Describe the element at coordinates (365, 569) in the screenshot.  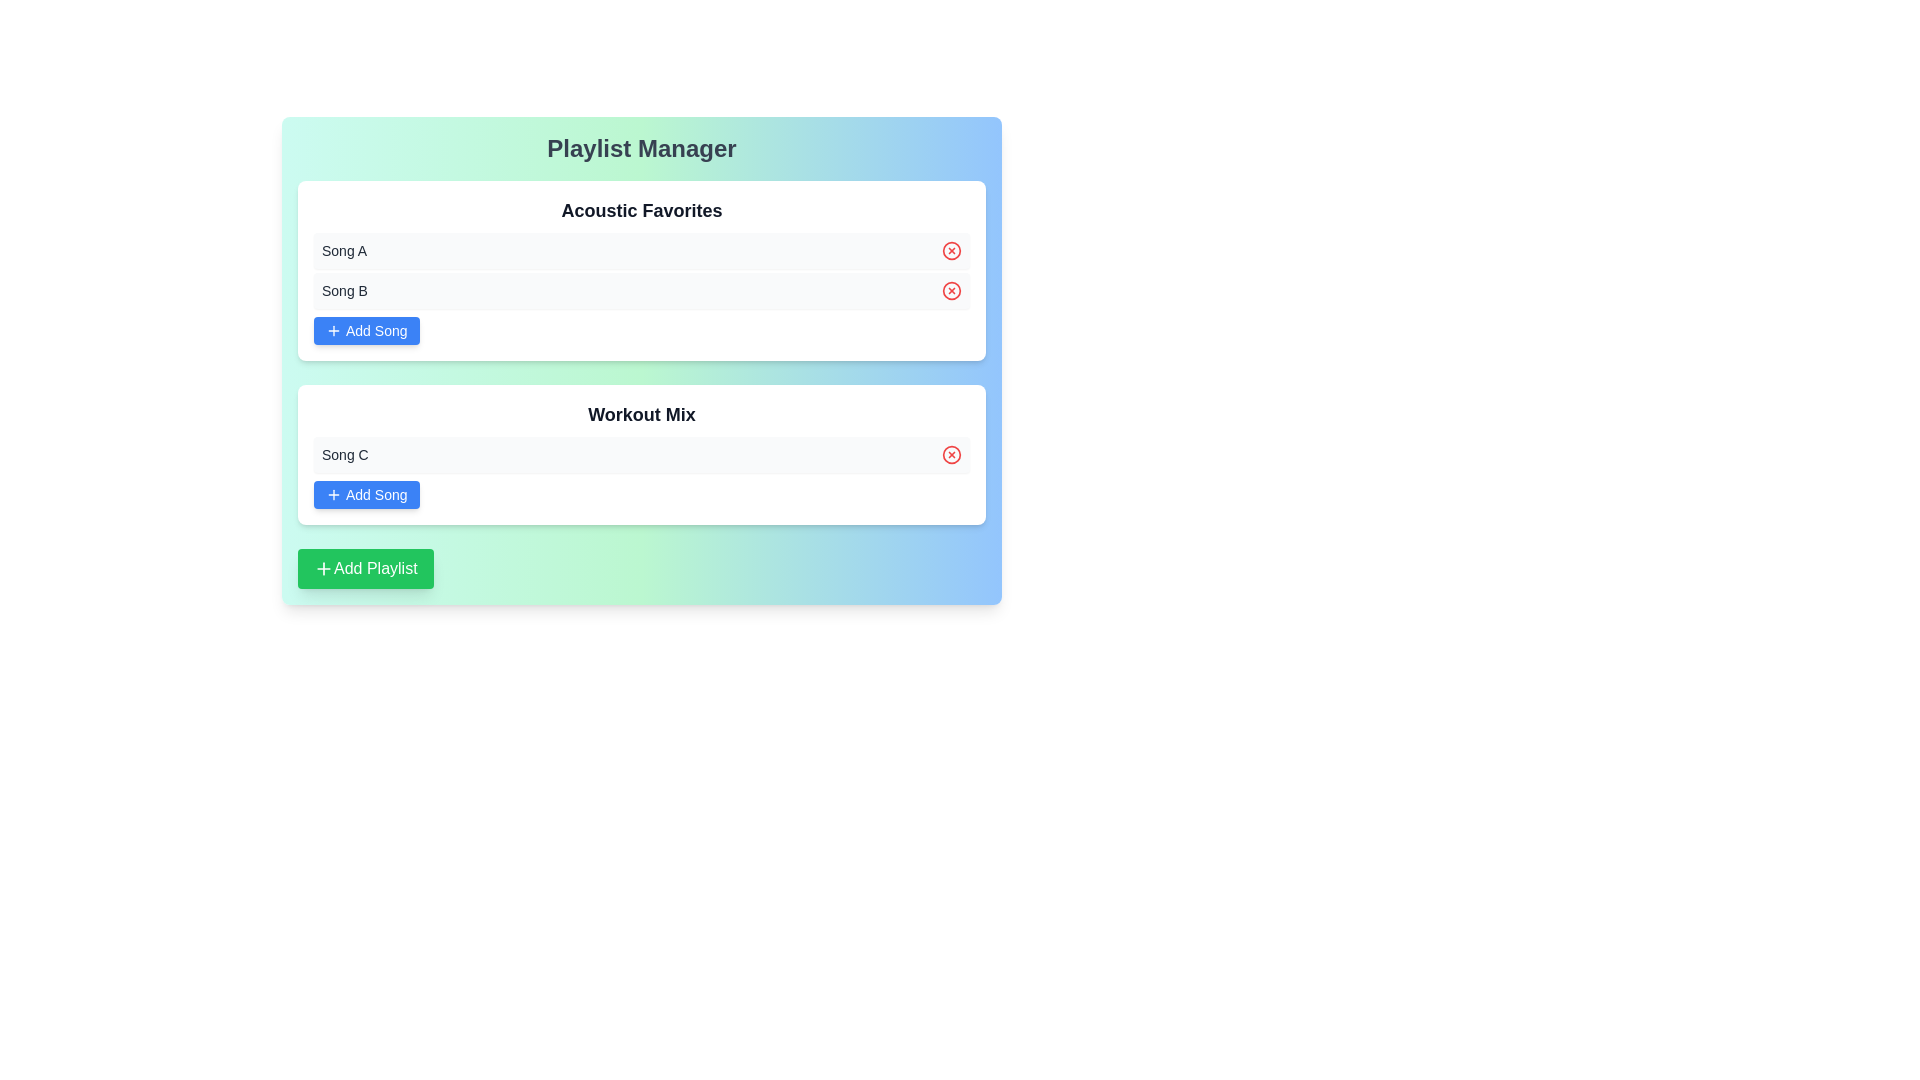
I see `the button at the bottom of the 'Playlist Manager' section to create a new playlist` at that location.